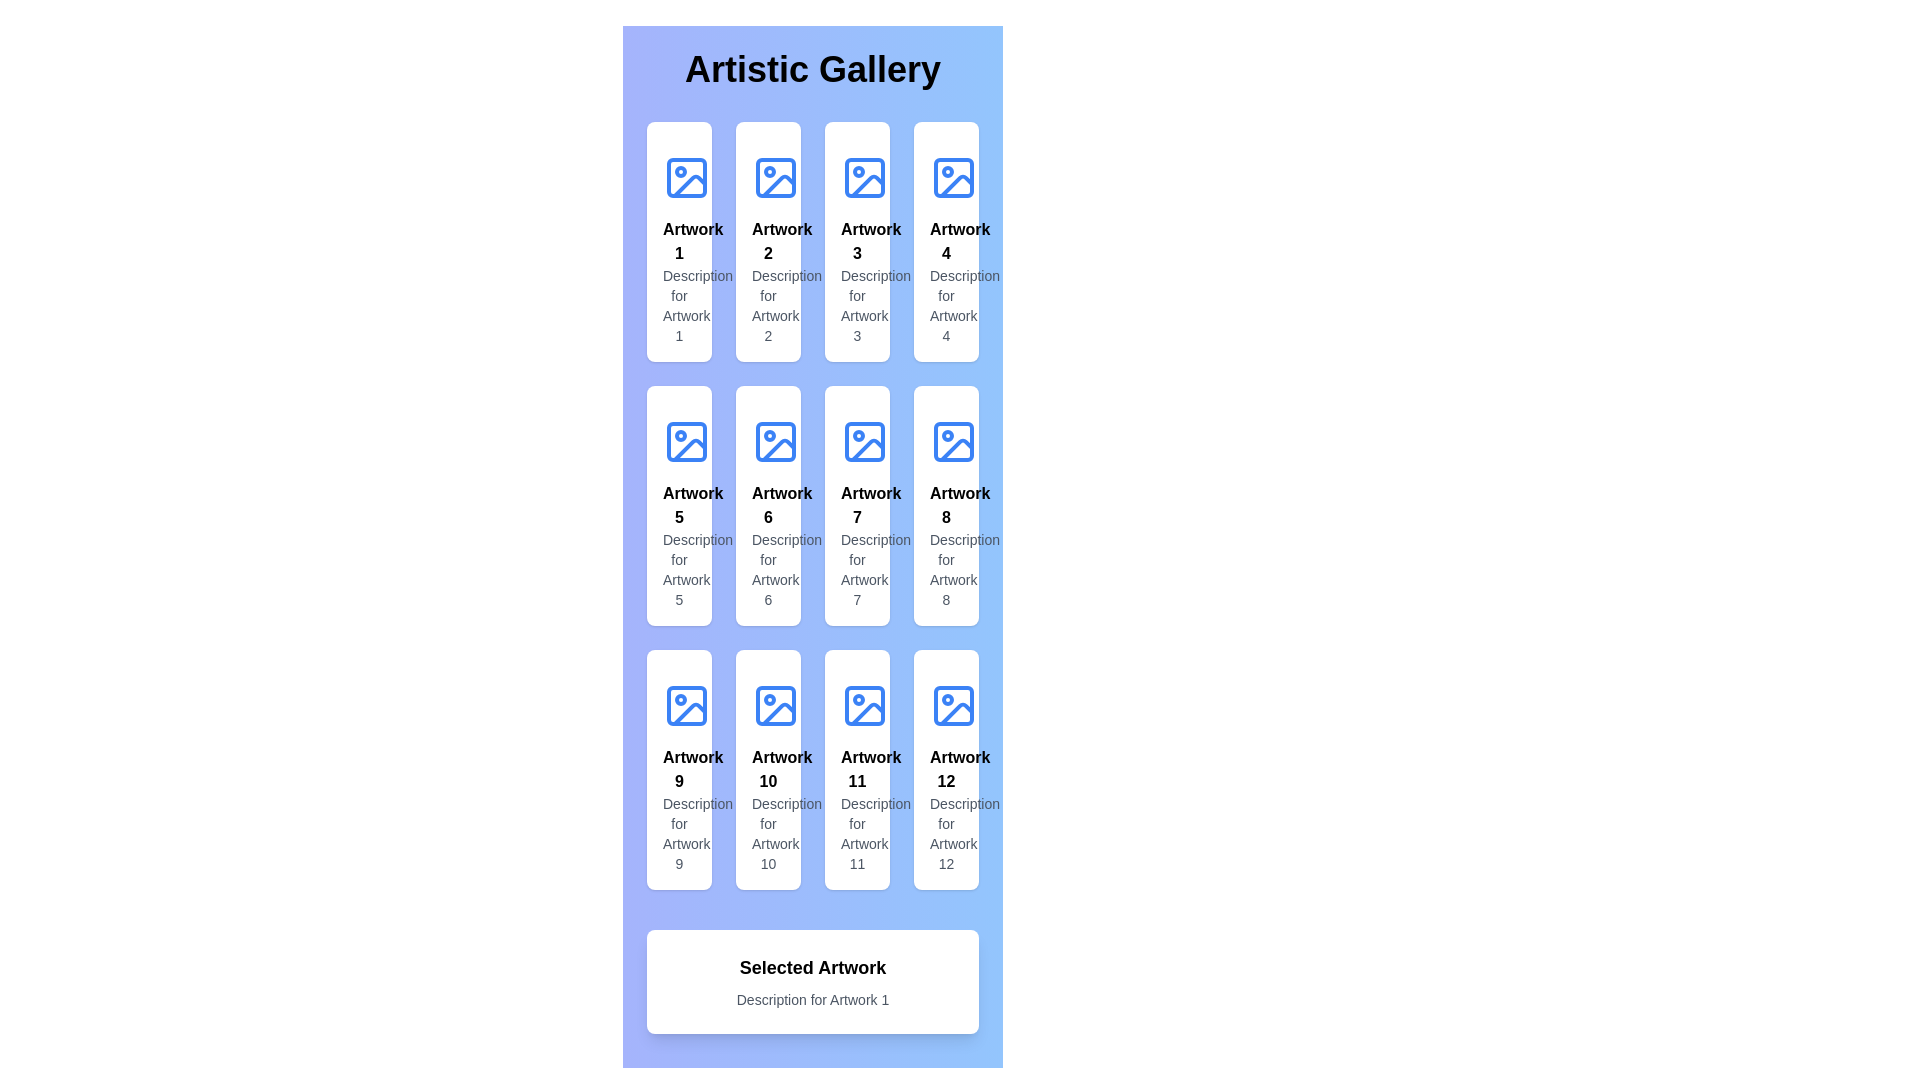 The image size is (1920, 1080). I want to click on the Card UI component titled 'Artwork 8', which features a blue image icon, bold title text, and a description, located in the second row, fourth column of the grid layout, so click(945, 504).